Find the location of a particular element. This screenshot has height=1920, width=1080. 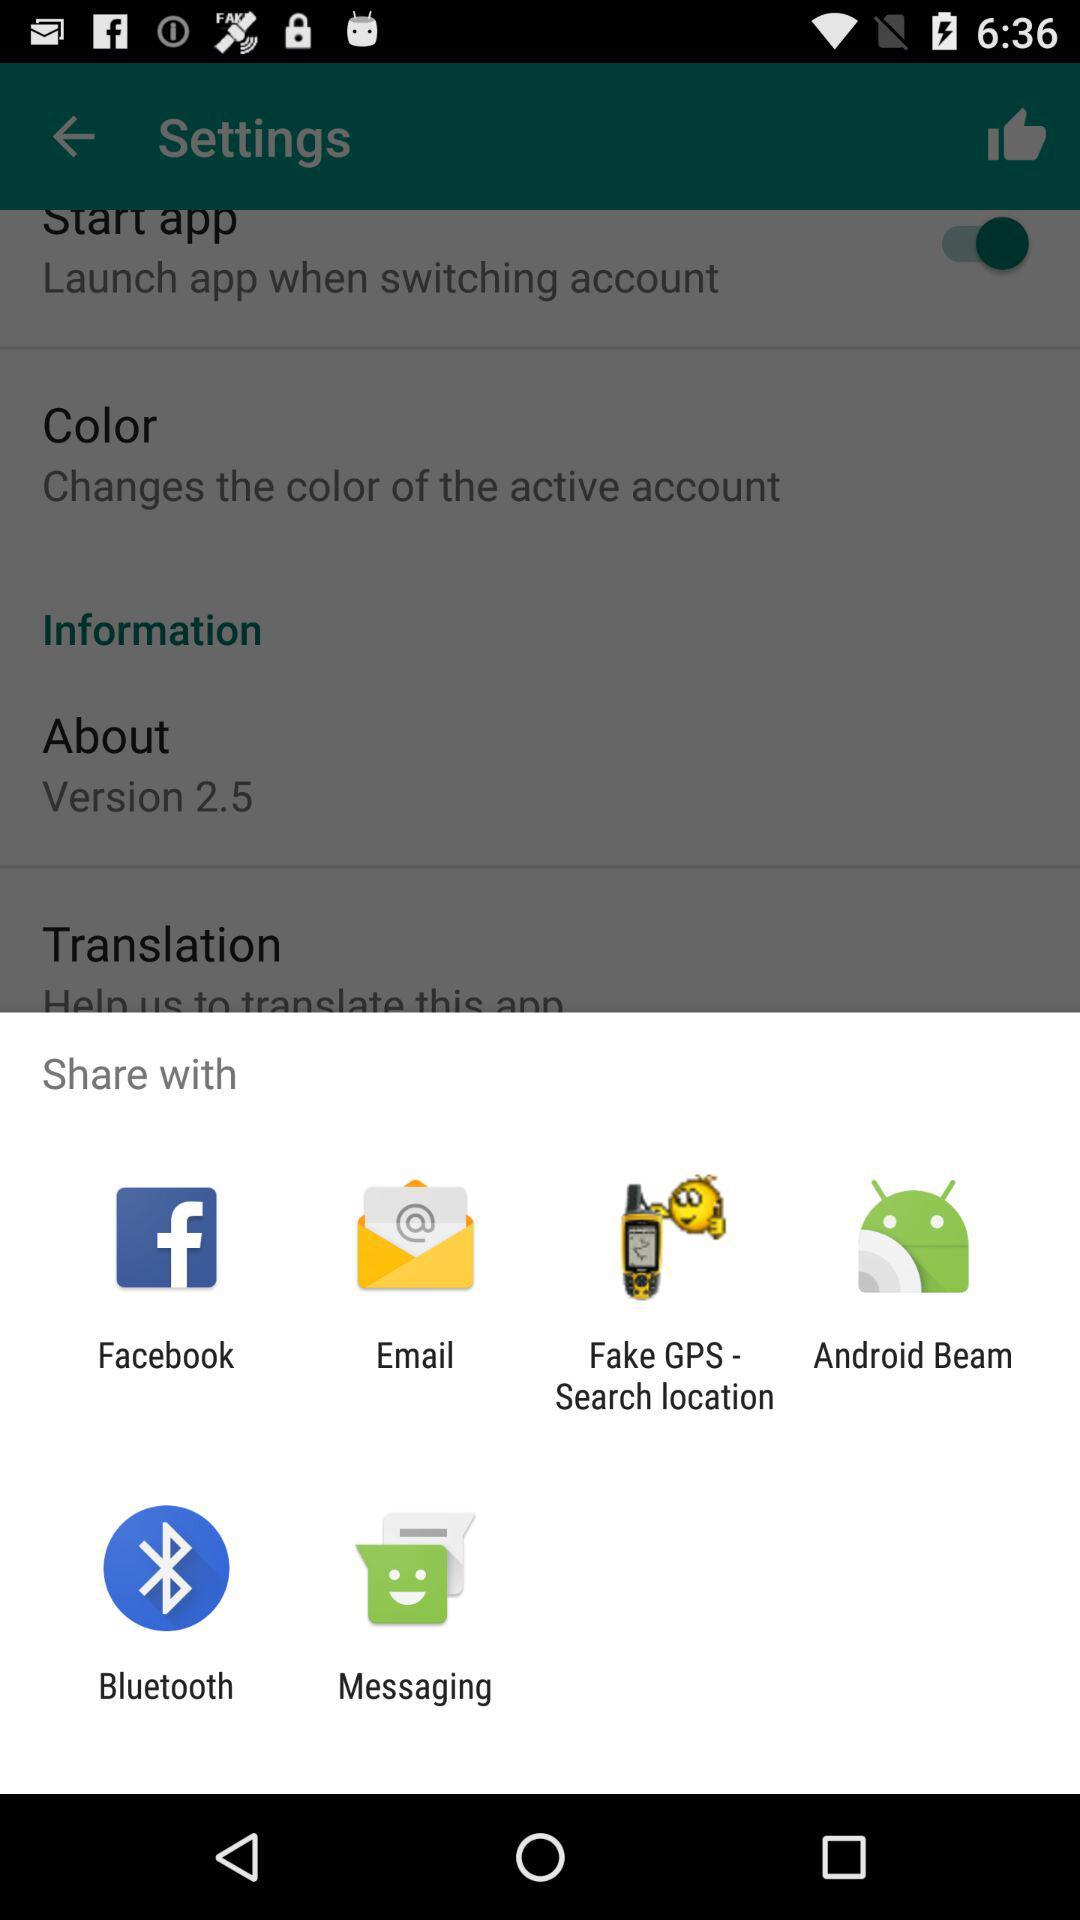

item to the right of fake gps search icon is located at coordinates (913, 1374).